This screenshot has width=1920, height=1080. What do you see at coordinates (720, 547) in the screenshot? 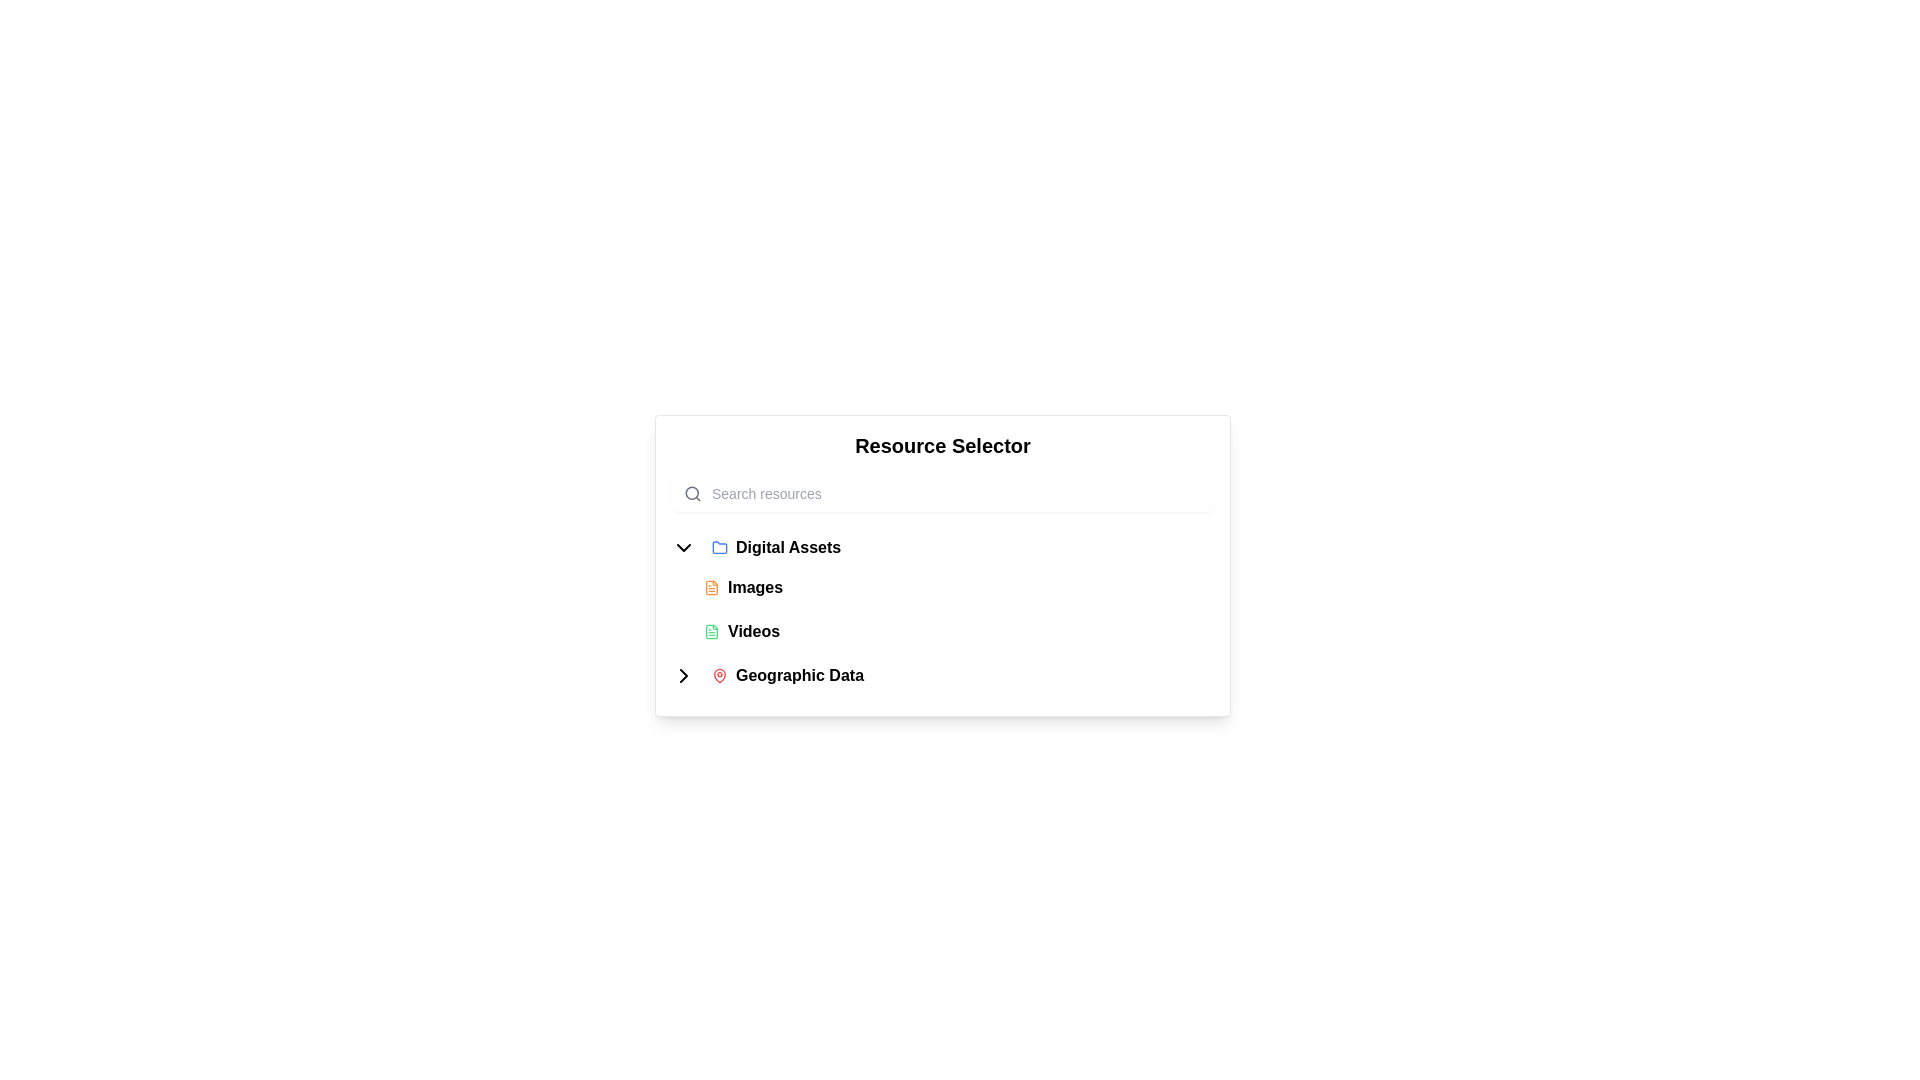
I see `the blue folder icon in the 'Resource Selector' menu` at bounding box center [720, 547].